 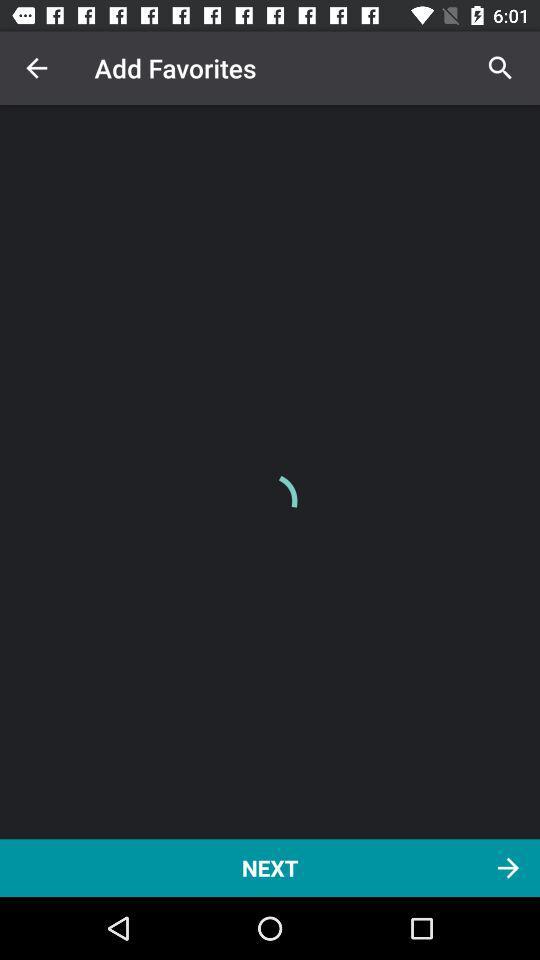 What do you see at coordinates (36, 68) in the screenshot?
I see `item to the left of add favorites` at bounding box center [36, 68].